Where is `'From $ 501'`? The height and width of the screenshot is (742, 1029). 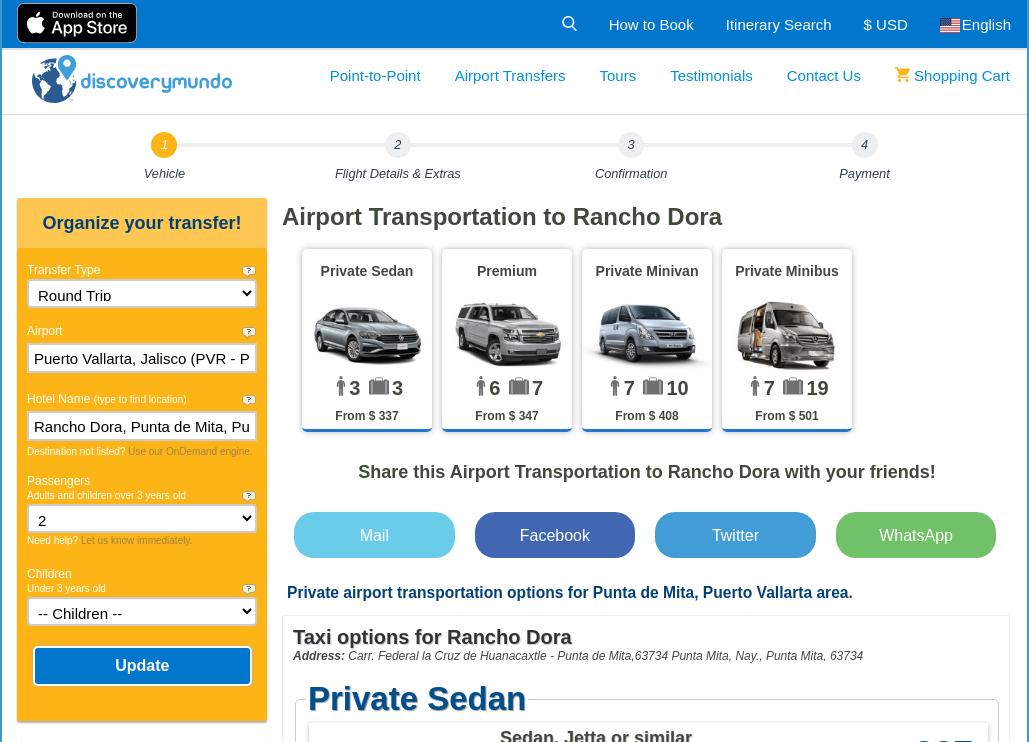
'From $ 501' is located at coordinates (786, 415).